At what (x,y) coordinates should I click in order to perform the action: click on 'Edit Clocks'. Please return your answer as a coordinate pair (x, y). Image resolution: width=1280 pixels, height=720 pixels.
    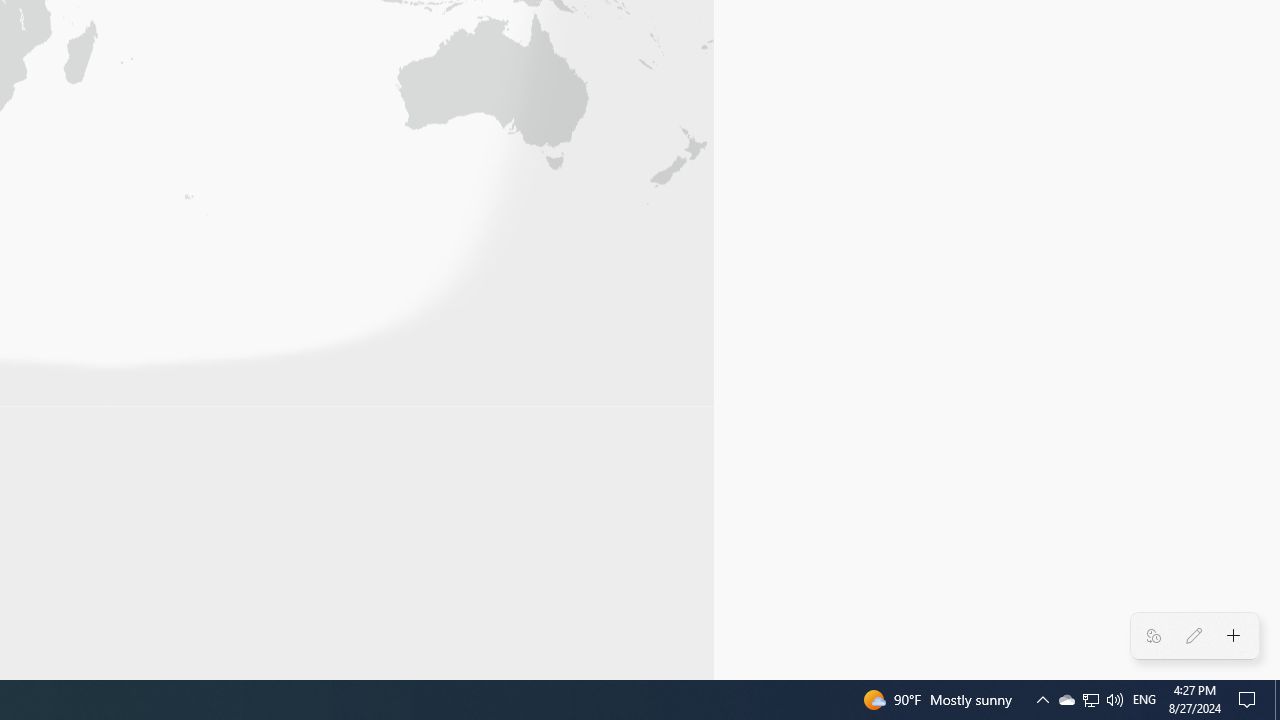
    Looking at the image, I should click on (1193, 636).